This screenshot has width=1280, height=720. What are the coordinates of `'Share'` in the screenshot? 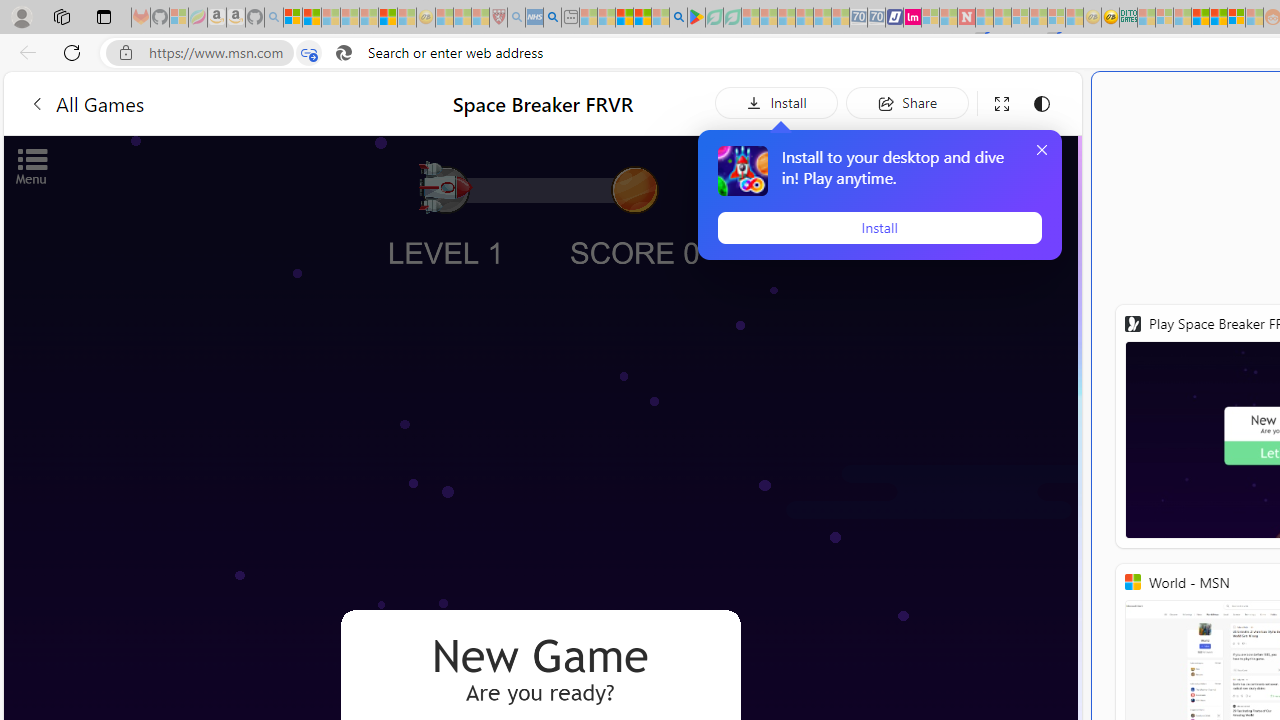 It's located at (906, 102).